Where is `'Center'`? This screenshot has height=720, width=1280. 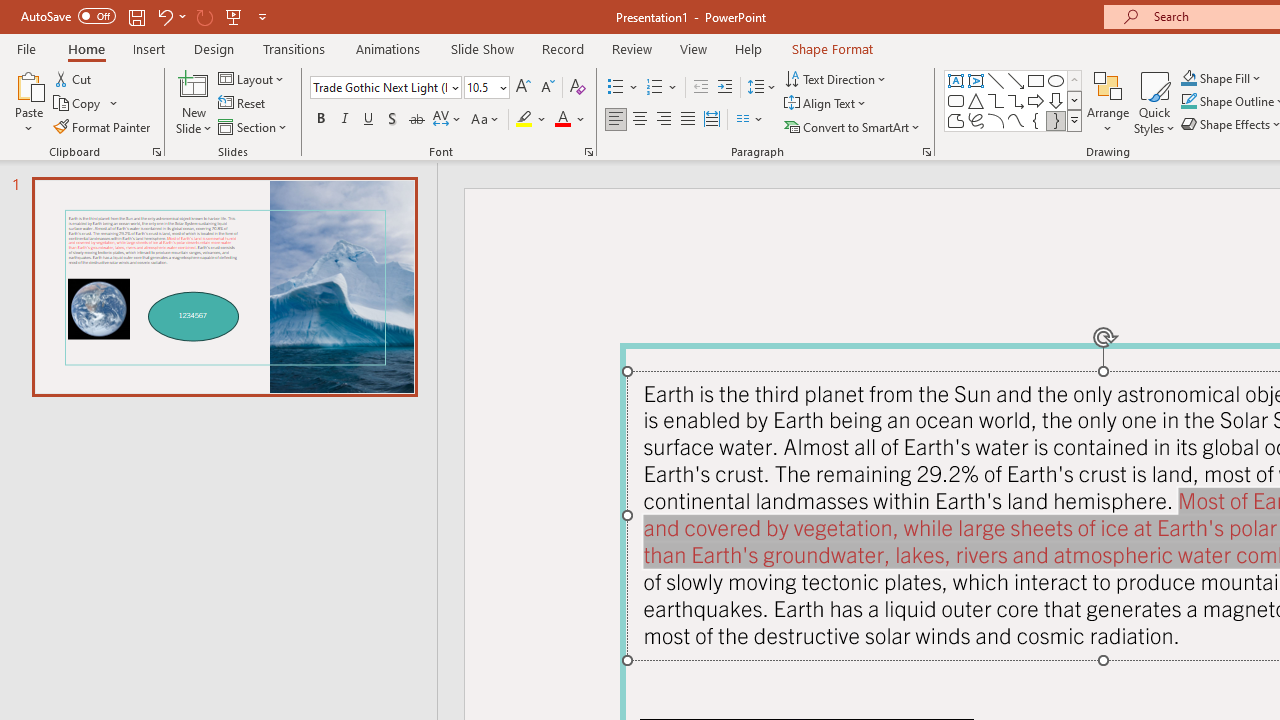 'Center' is located at coordinates (640, 119).